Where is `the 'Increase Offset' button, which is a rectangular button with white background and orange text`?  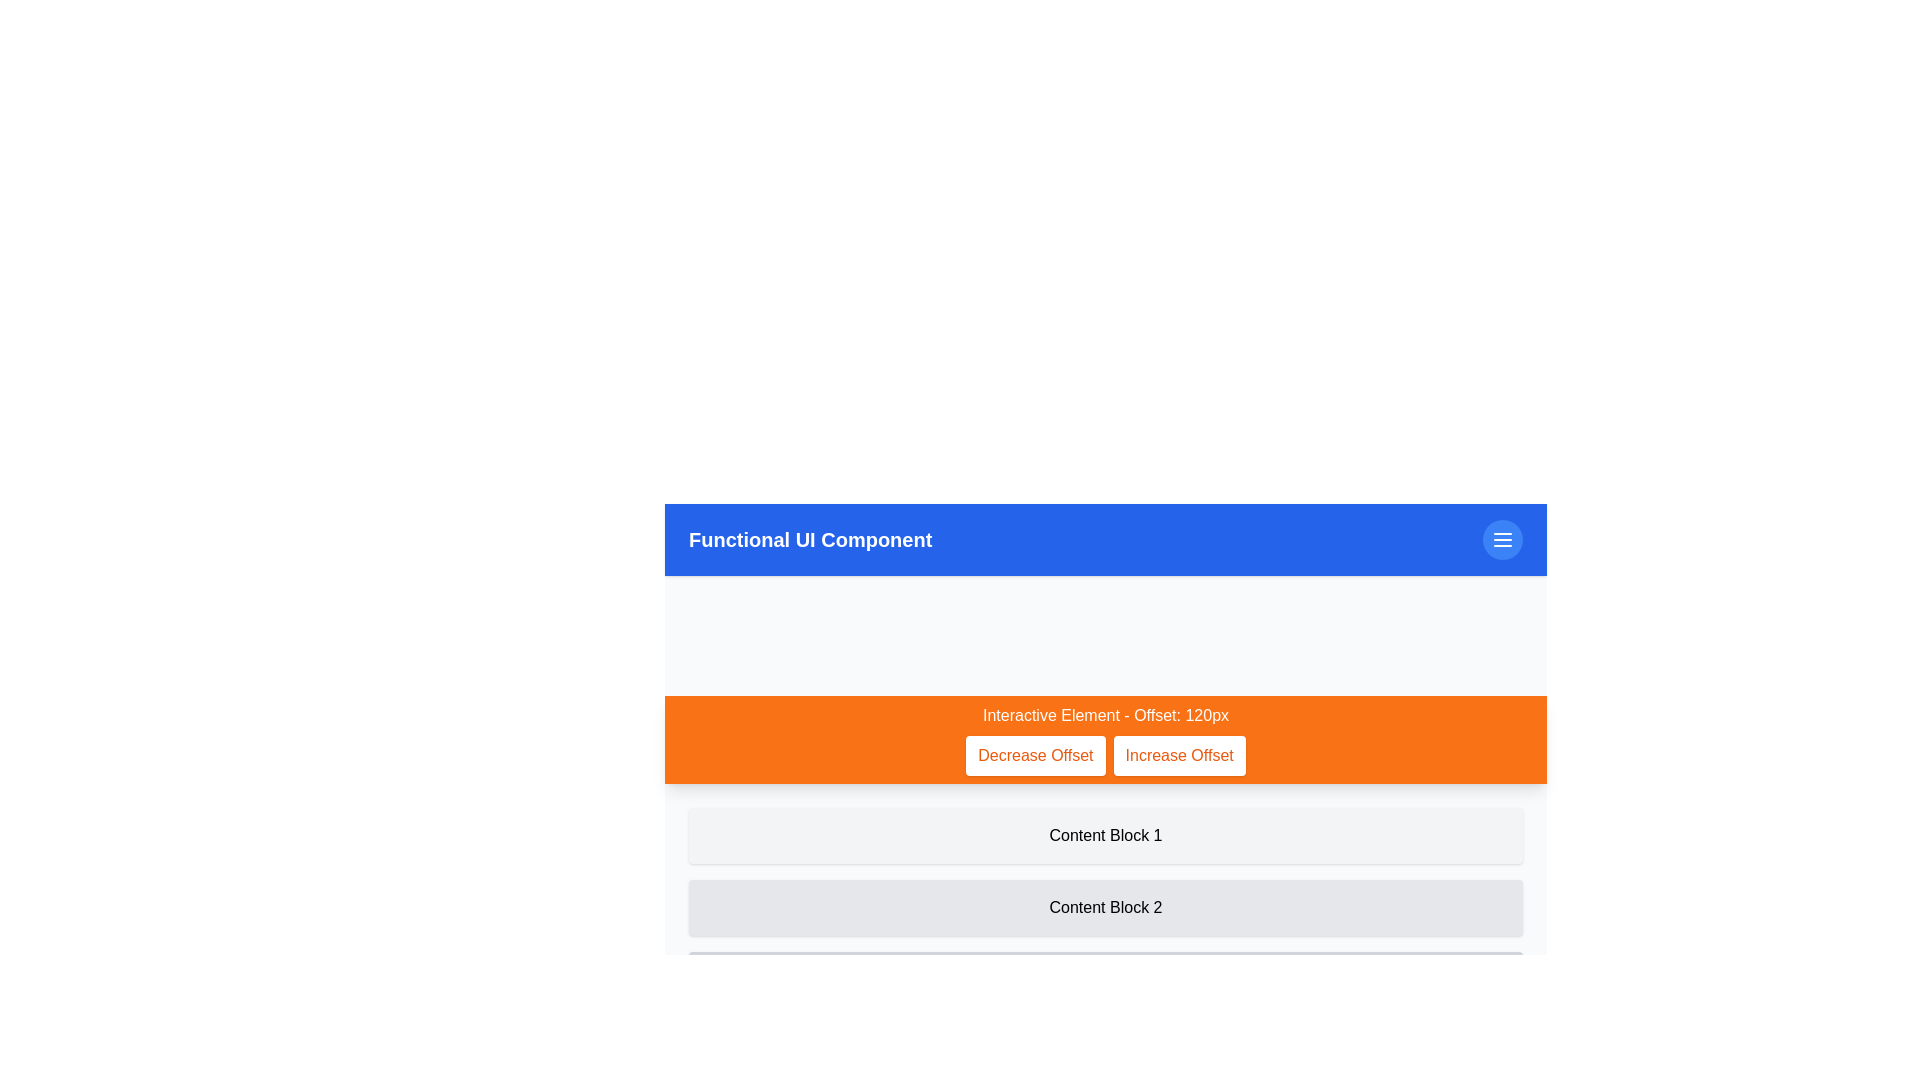 the 'Increase Offset' button, which is a rectangular button with white background and orange text is located at coordinates (1179, 756).